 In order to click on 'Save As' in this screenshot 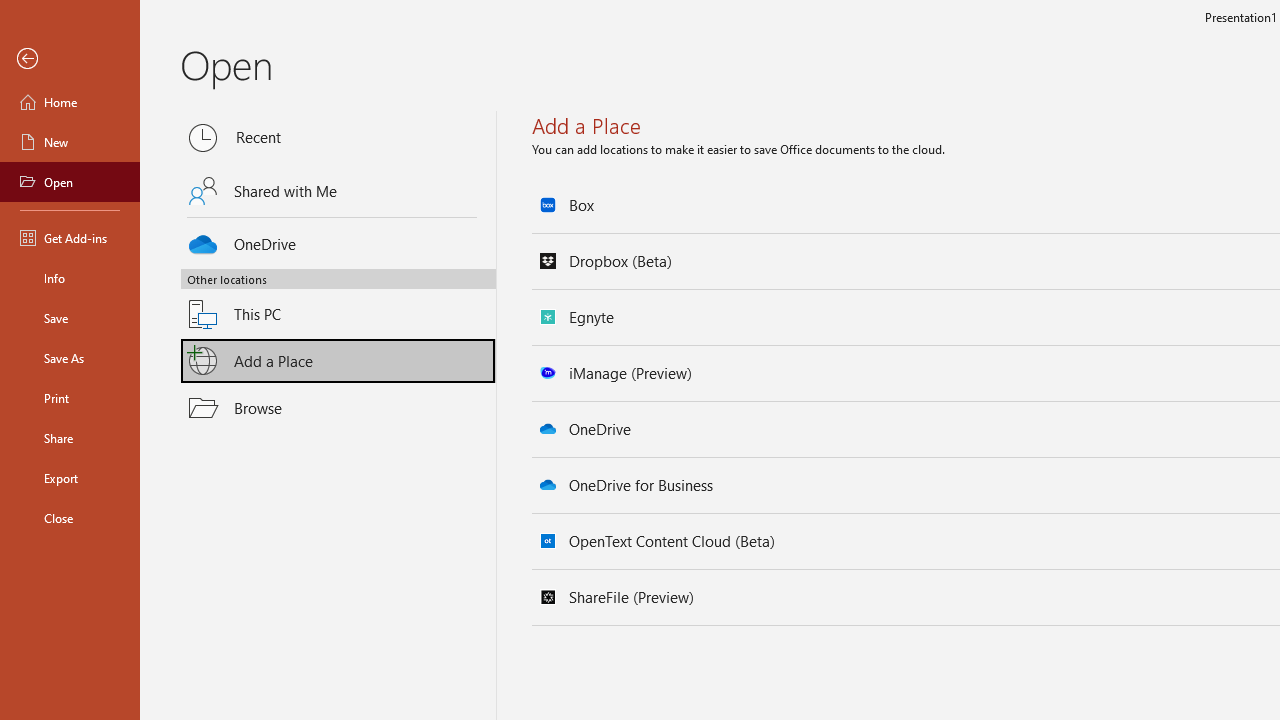, I will do `click(69, 356)`.